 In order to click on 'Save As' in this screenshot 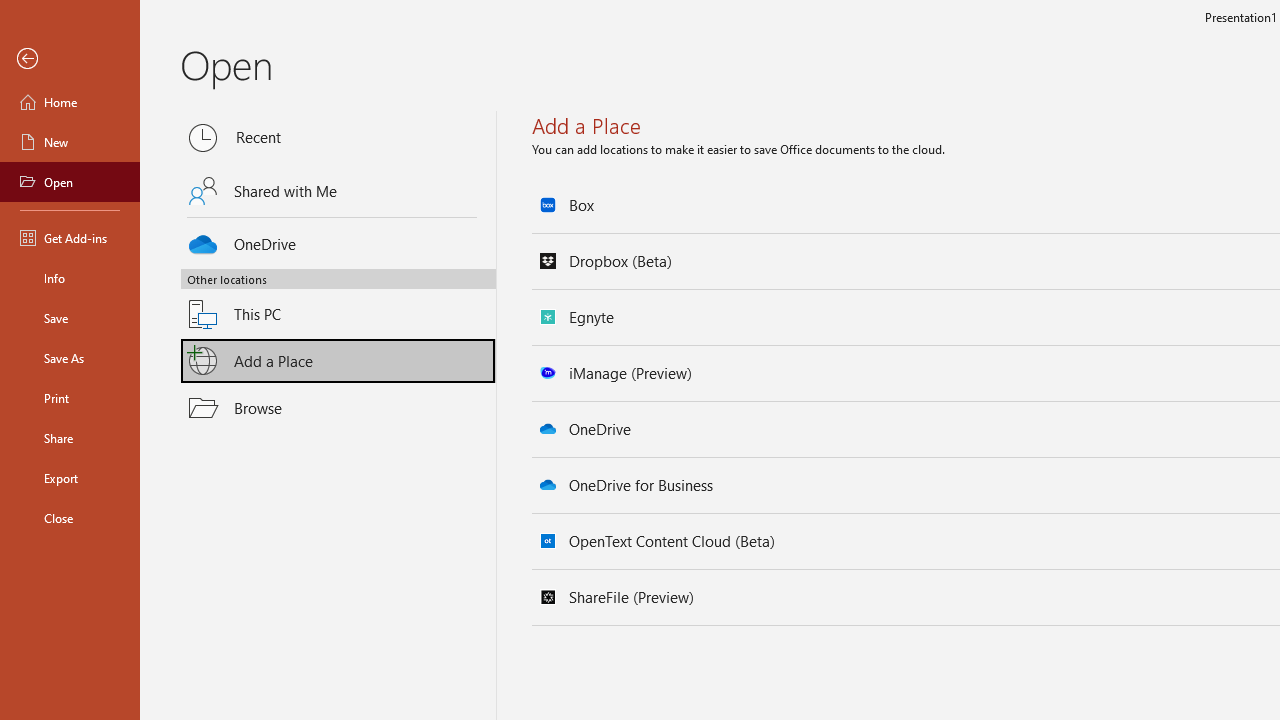, I will do `click(69, 356)`.